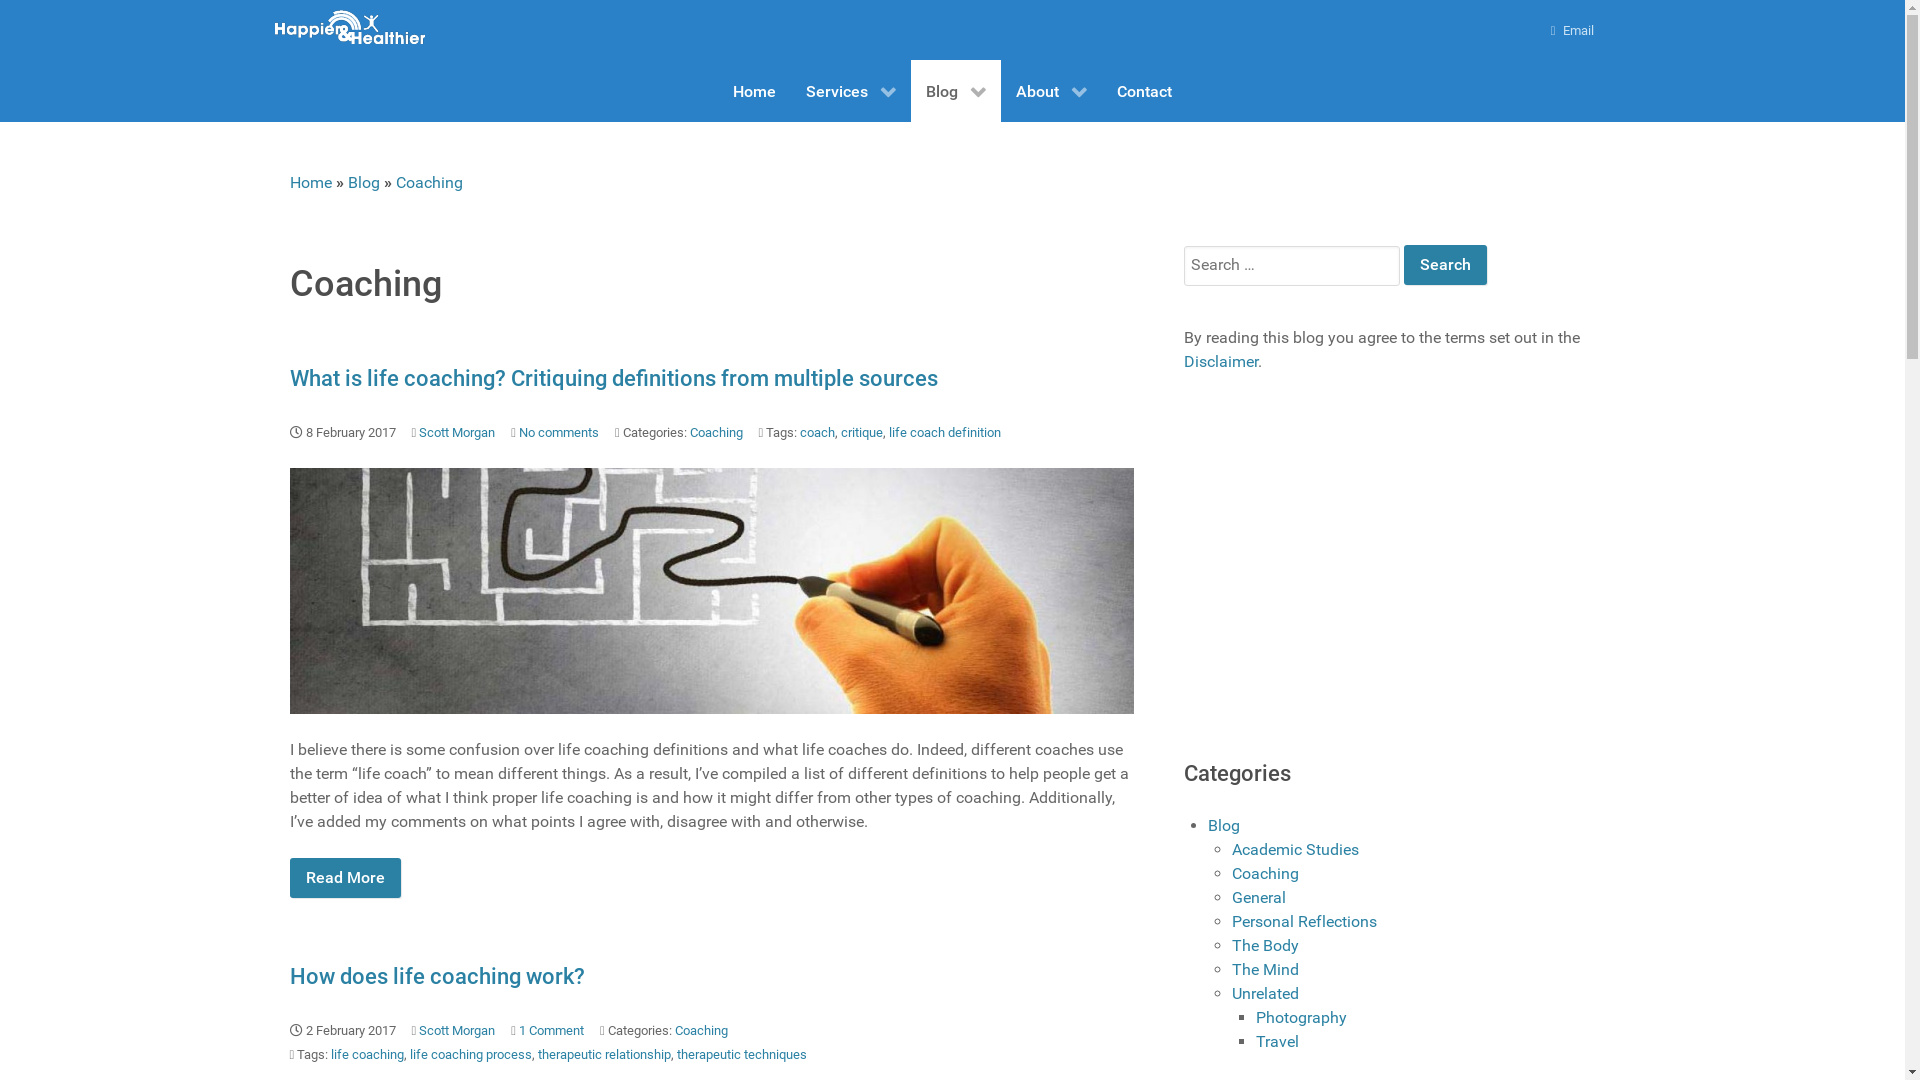 This screenshot has width=1920, height=1080. Describe the element at coordinates (741, 1053) in the screenshot. I see `'therapeutic techniques'` at that location.